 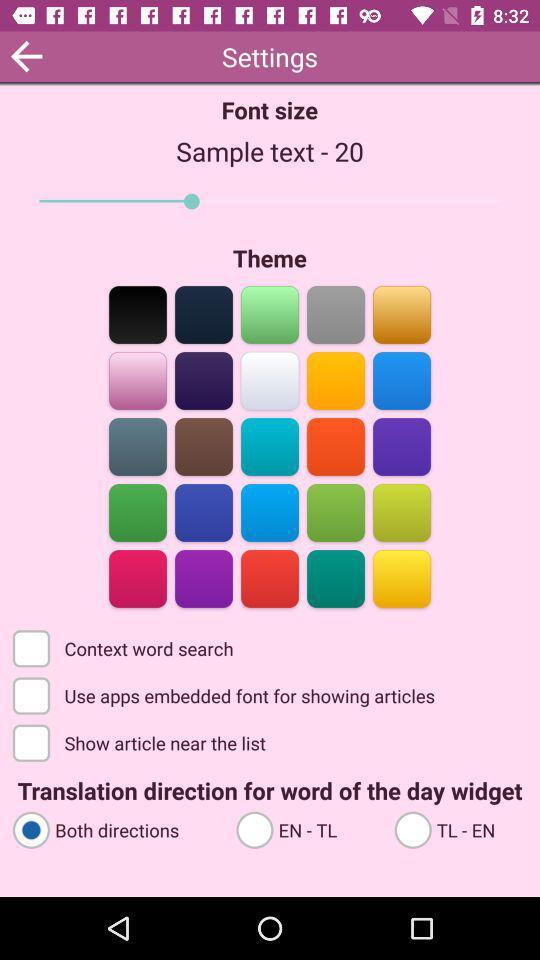 What do you see at coordinates (137, 510) in the screenshot?
I see `theme option` at bounding box center [137, 510].